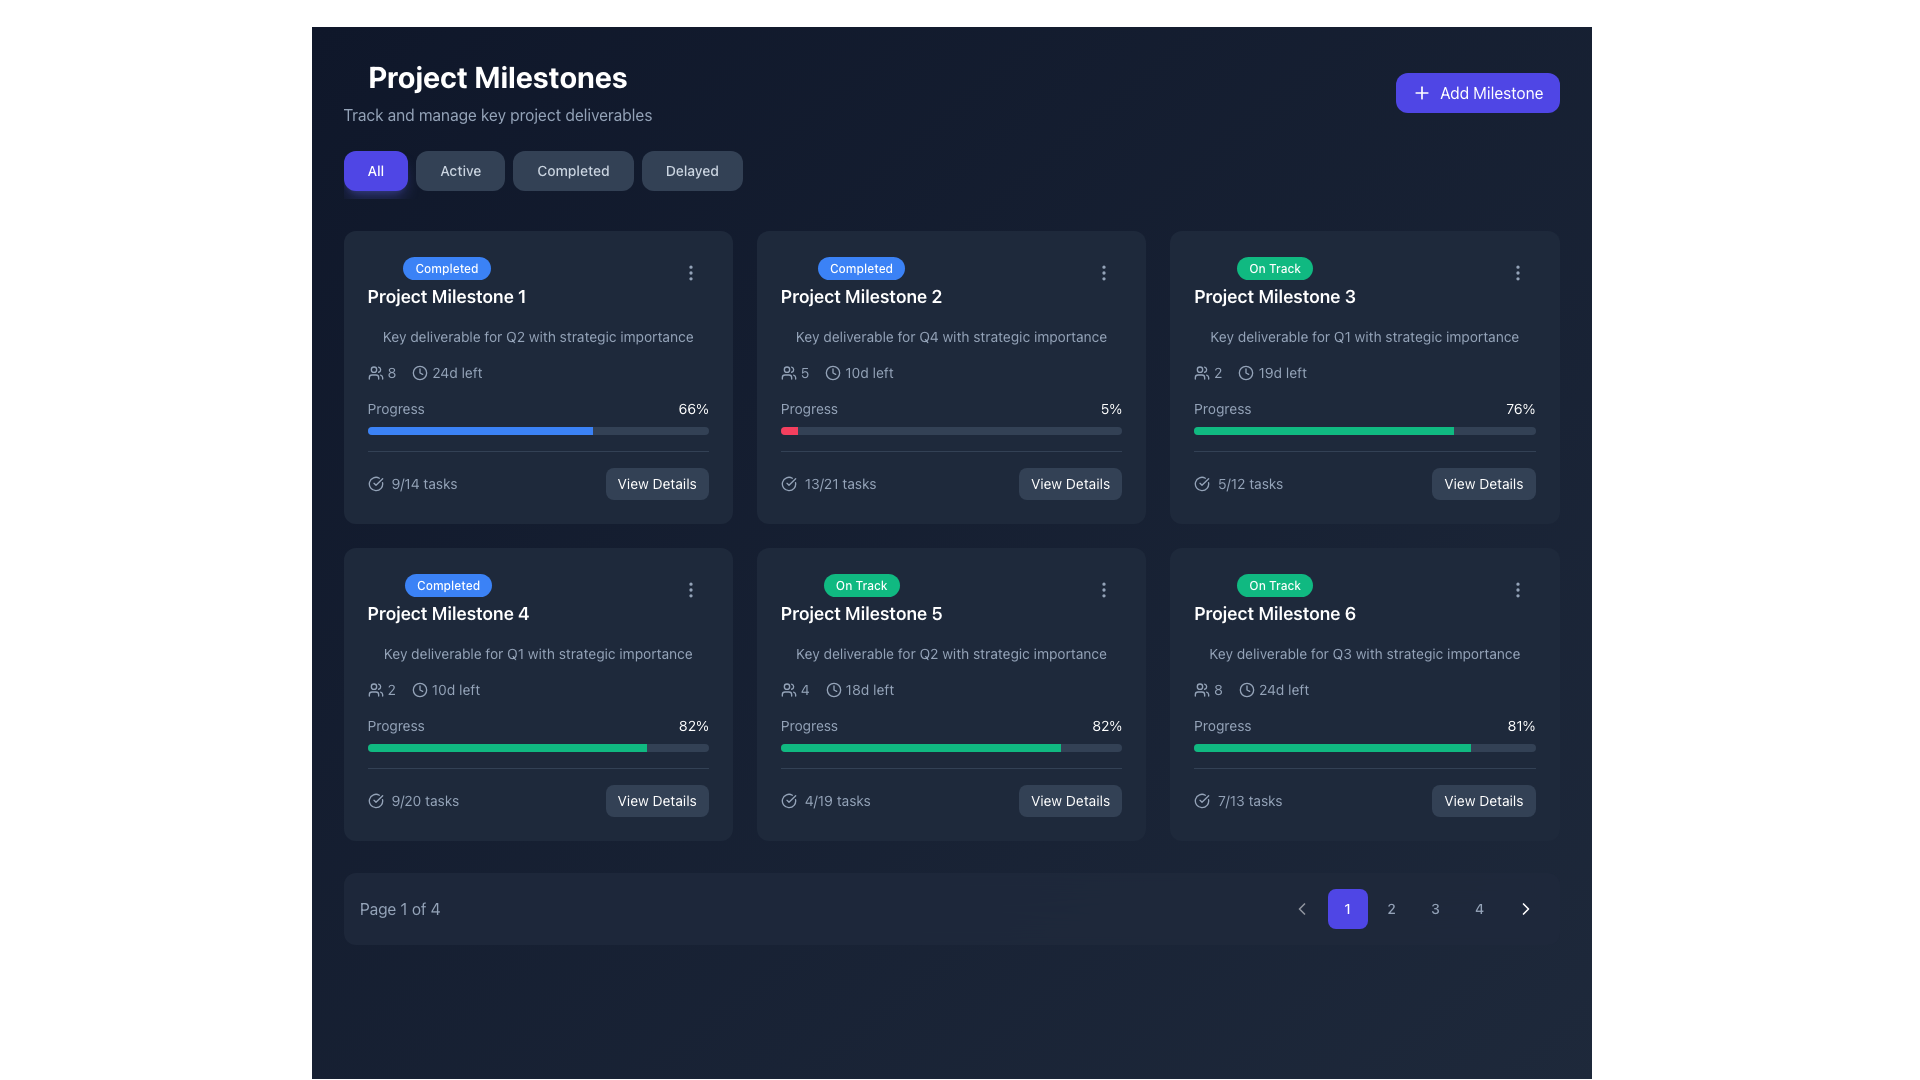  I want to click on the previous page navigation button located in the bottom-middle section of the interface, so click(1301, 909).